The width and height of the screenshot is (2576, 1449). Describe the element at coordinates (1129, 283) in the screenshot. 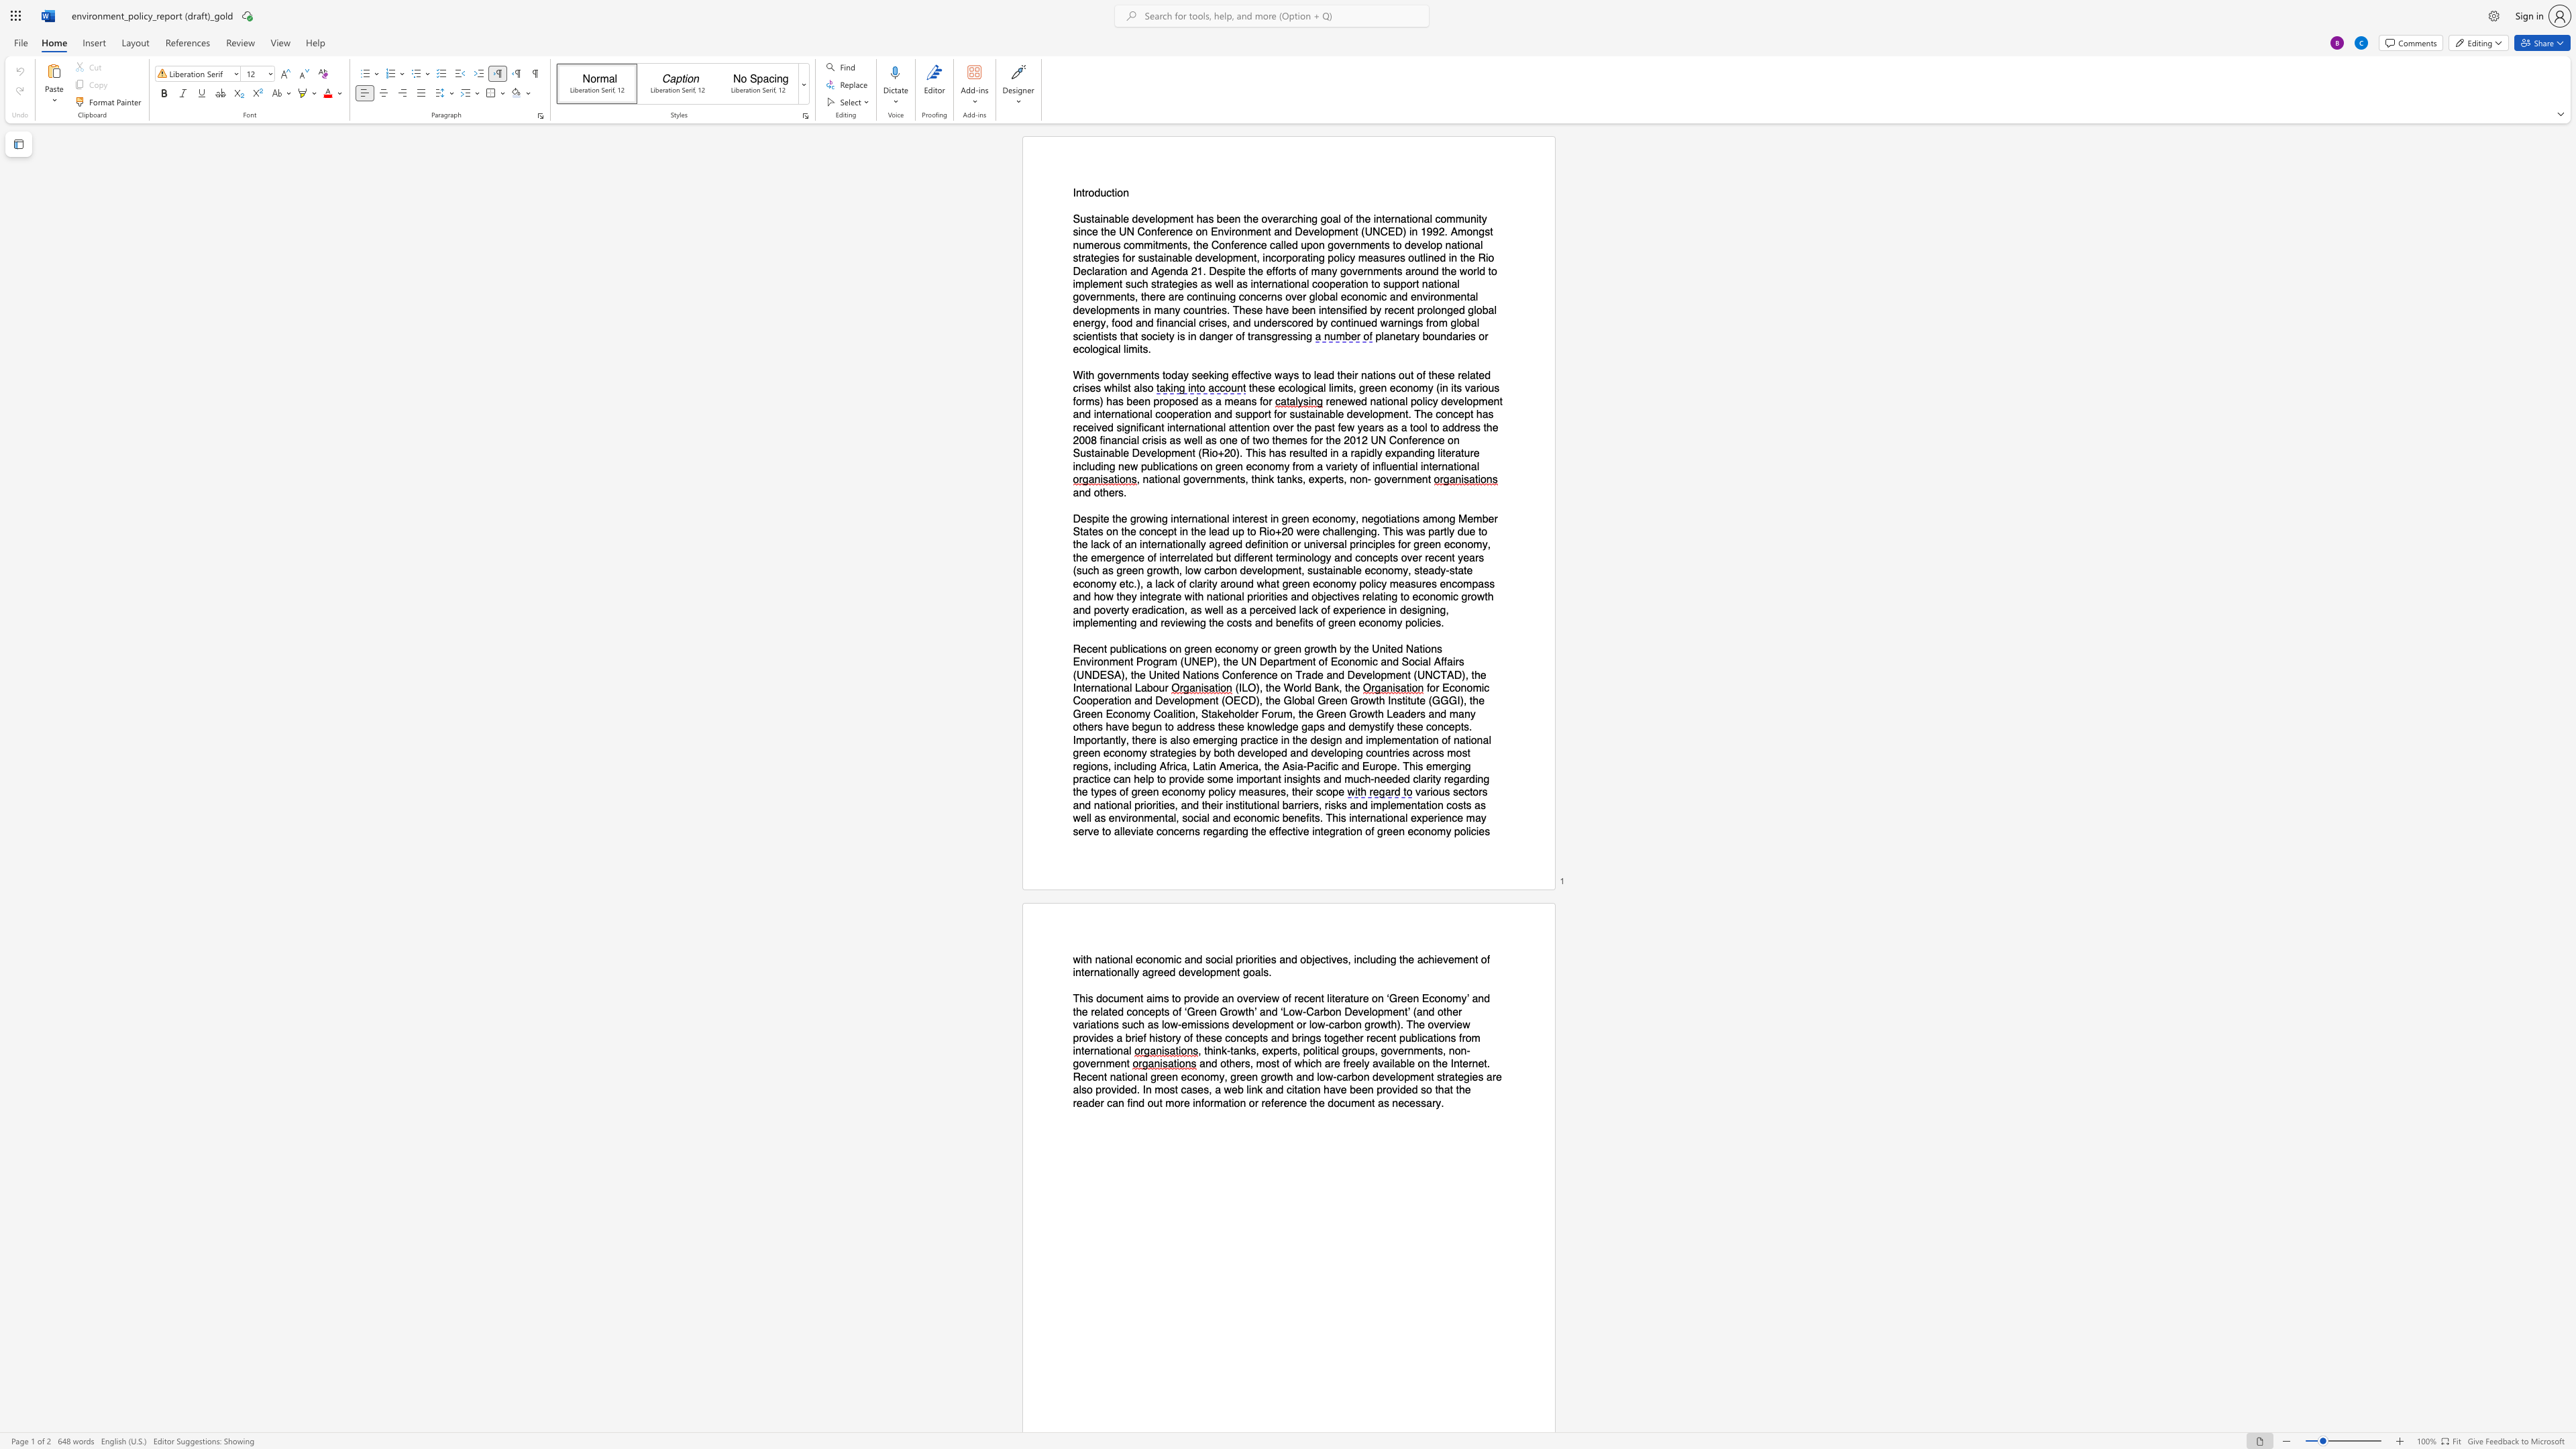

I see `the subset text "uch strategies as well as international cooperation to support national governments, there are continuing concerns over global economic and environmental de" within the text "commitments, the Conference called upon governments to develop national strategies for sustainable development, incorporating policy measures outlined in the Rio Declaration and Agenda 21. Despite the efforts of many governments around the world to implement such strategies as well as international cooperation to support national governments, there are continuing concerns over global economic and environmental developments in many countries. These have been intensified by recent prolonged global energy,"` at that location.